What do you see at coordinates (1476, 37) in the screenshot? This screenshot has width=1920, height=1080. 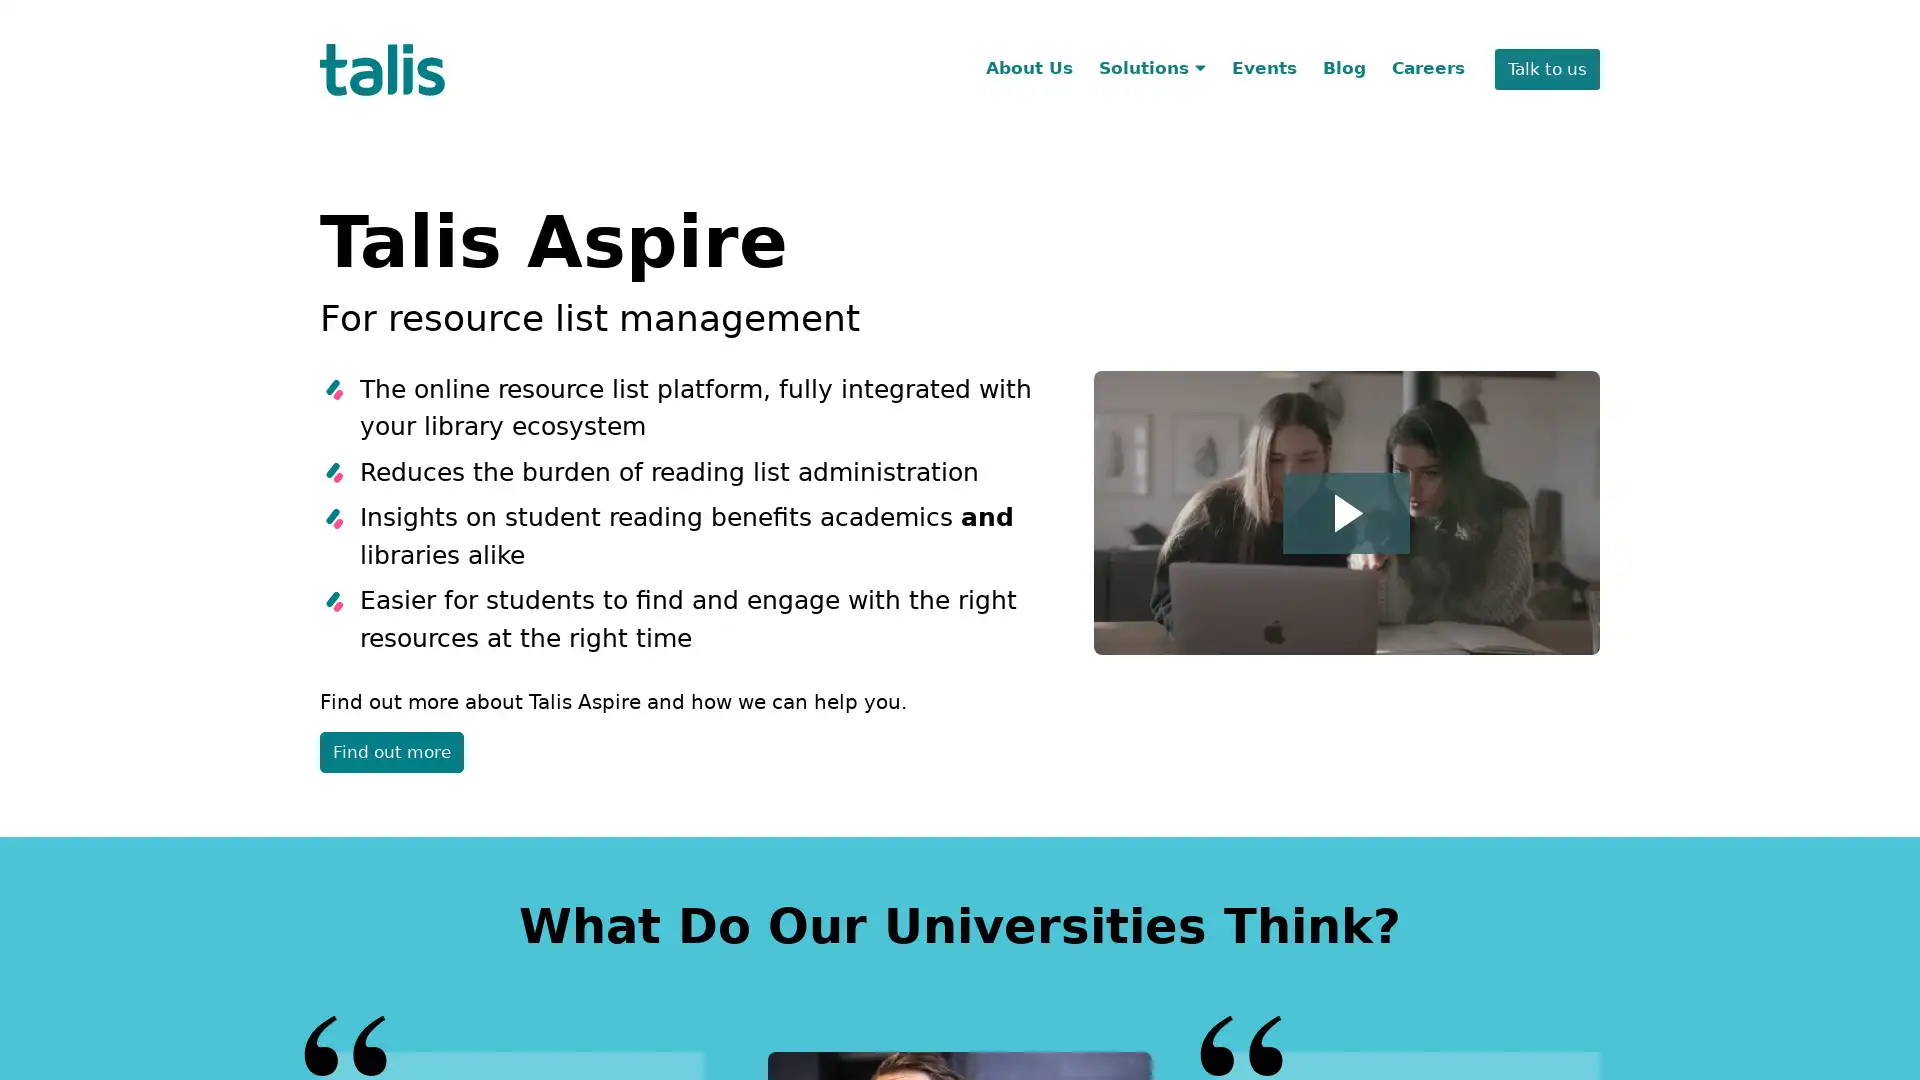 I see `Accept` at bounding box center [1476, 37].